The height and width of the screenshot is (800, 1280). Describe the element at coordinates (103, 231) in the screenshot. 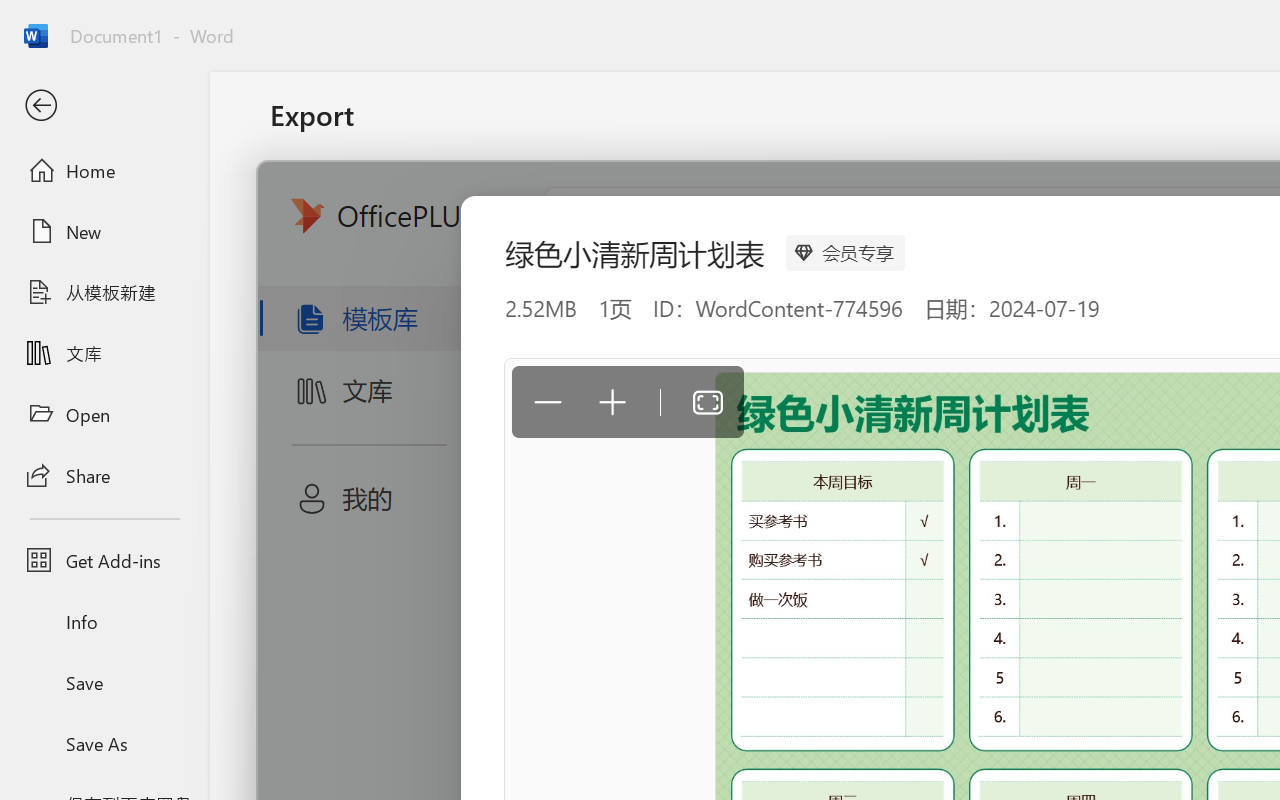

I see `'New'` at that location.